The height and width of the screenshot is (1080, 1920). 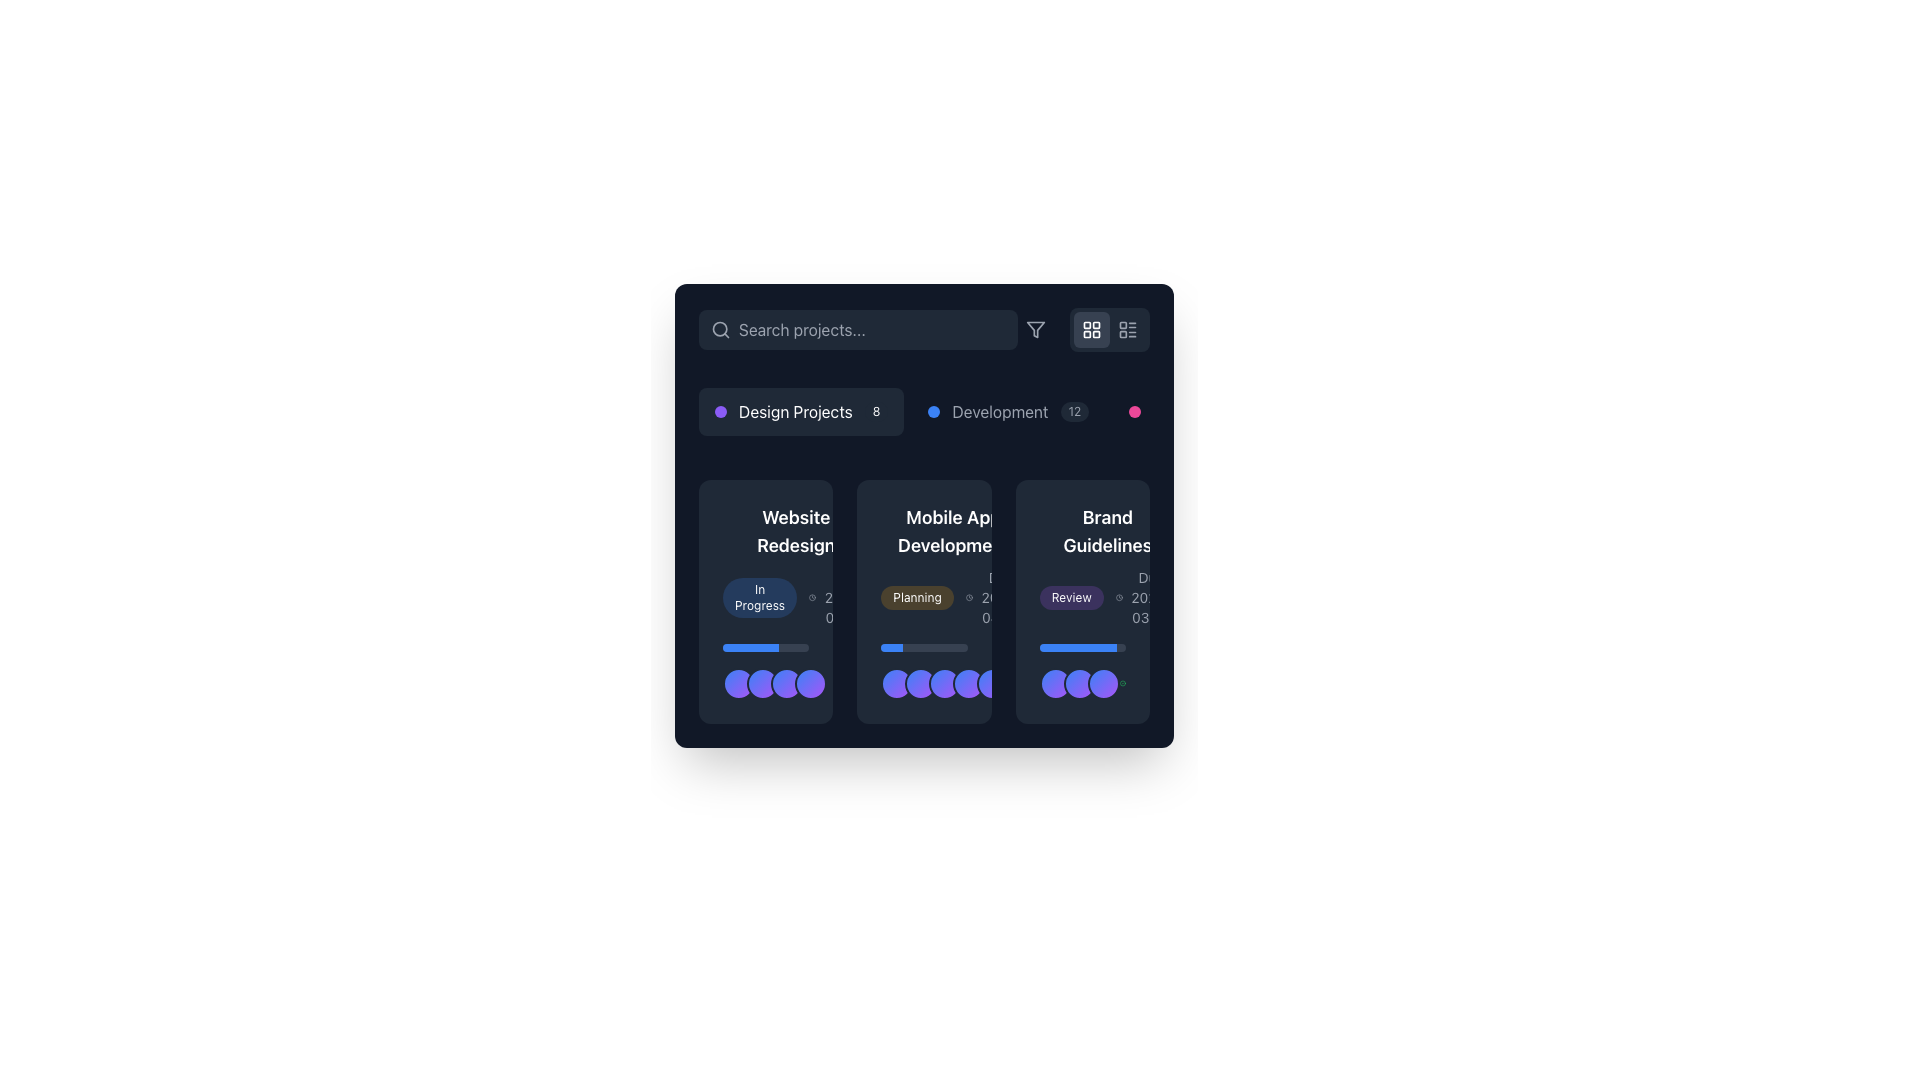 What do you see at coordinates (765, 682) in the screenshot?
I see `the third circular gradient avatar` at bounding box center [765, 682].